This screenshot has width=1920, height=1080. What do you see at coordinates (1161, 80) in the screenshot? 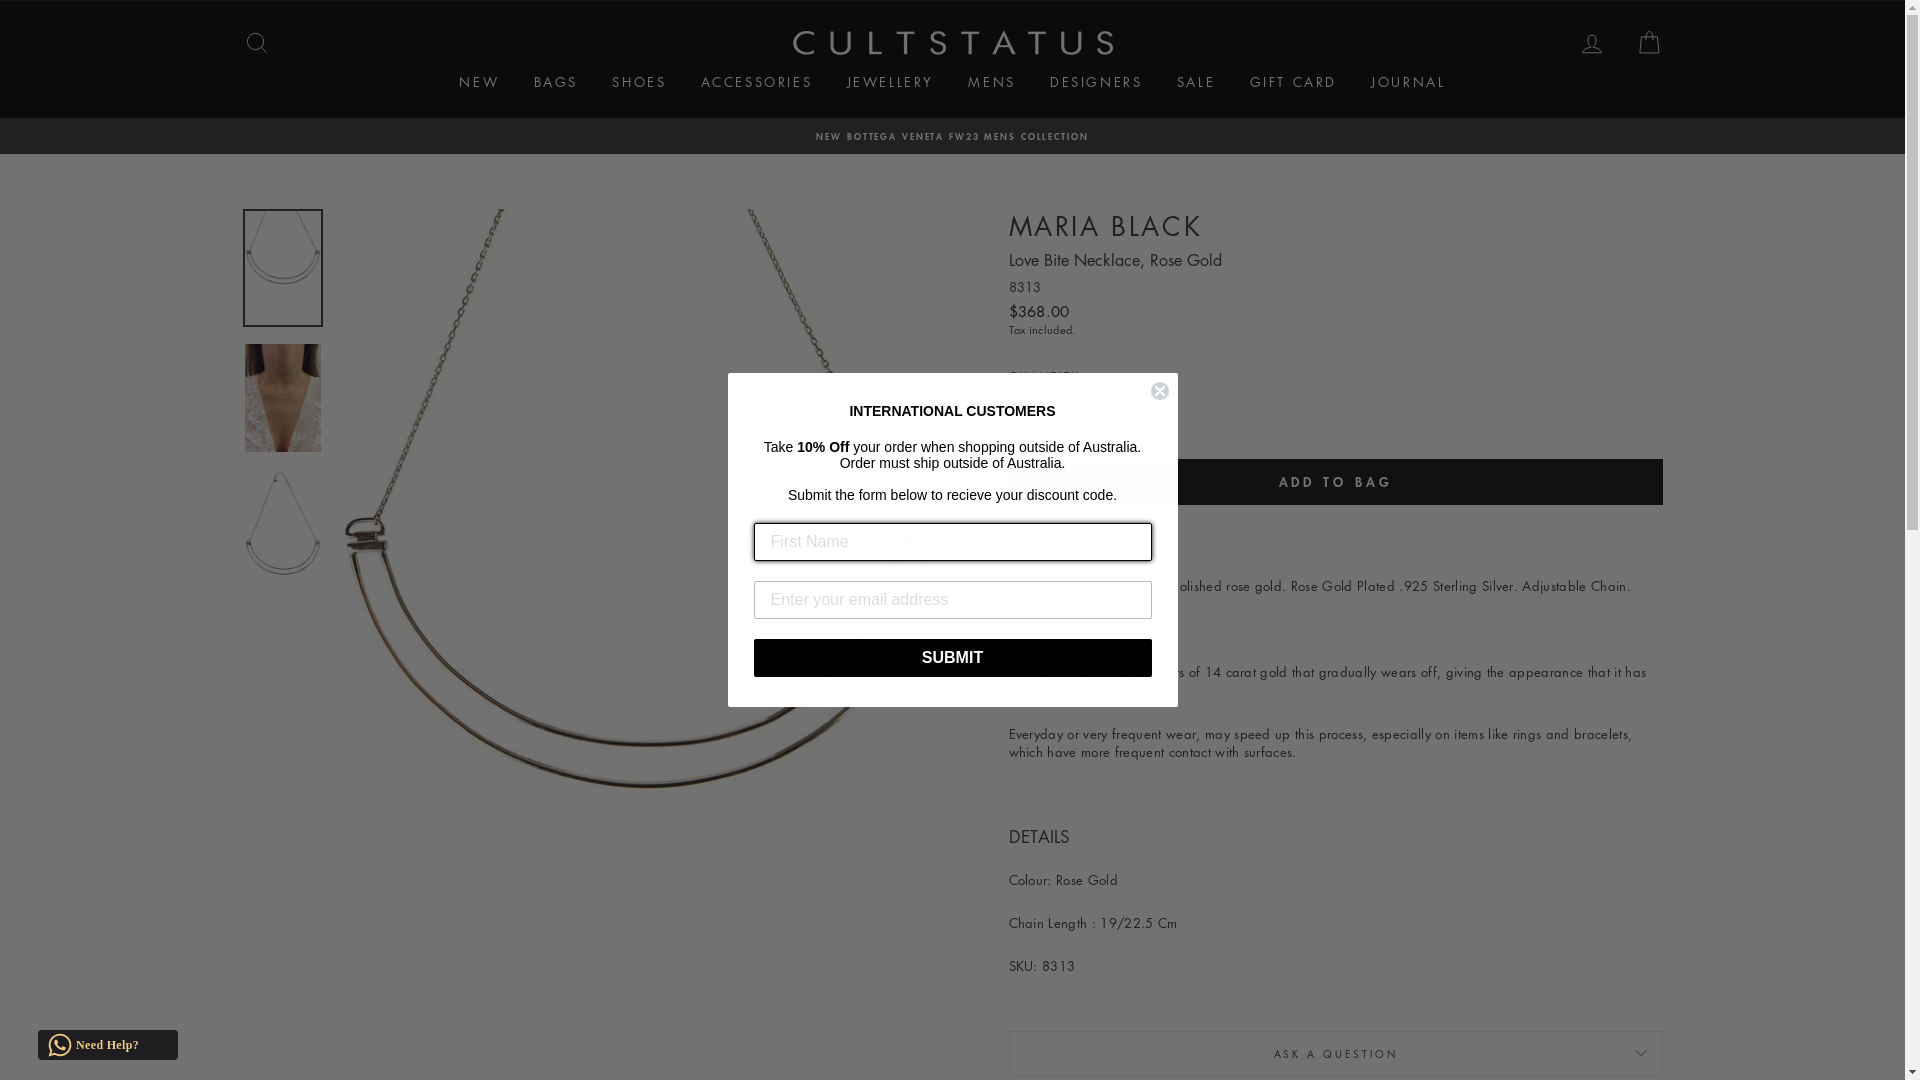
I see `'SALE'` at bounding box center [1161, 80].